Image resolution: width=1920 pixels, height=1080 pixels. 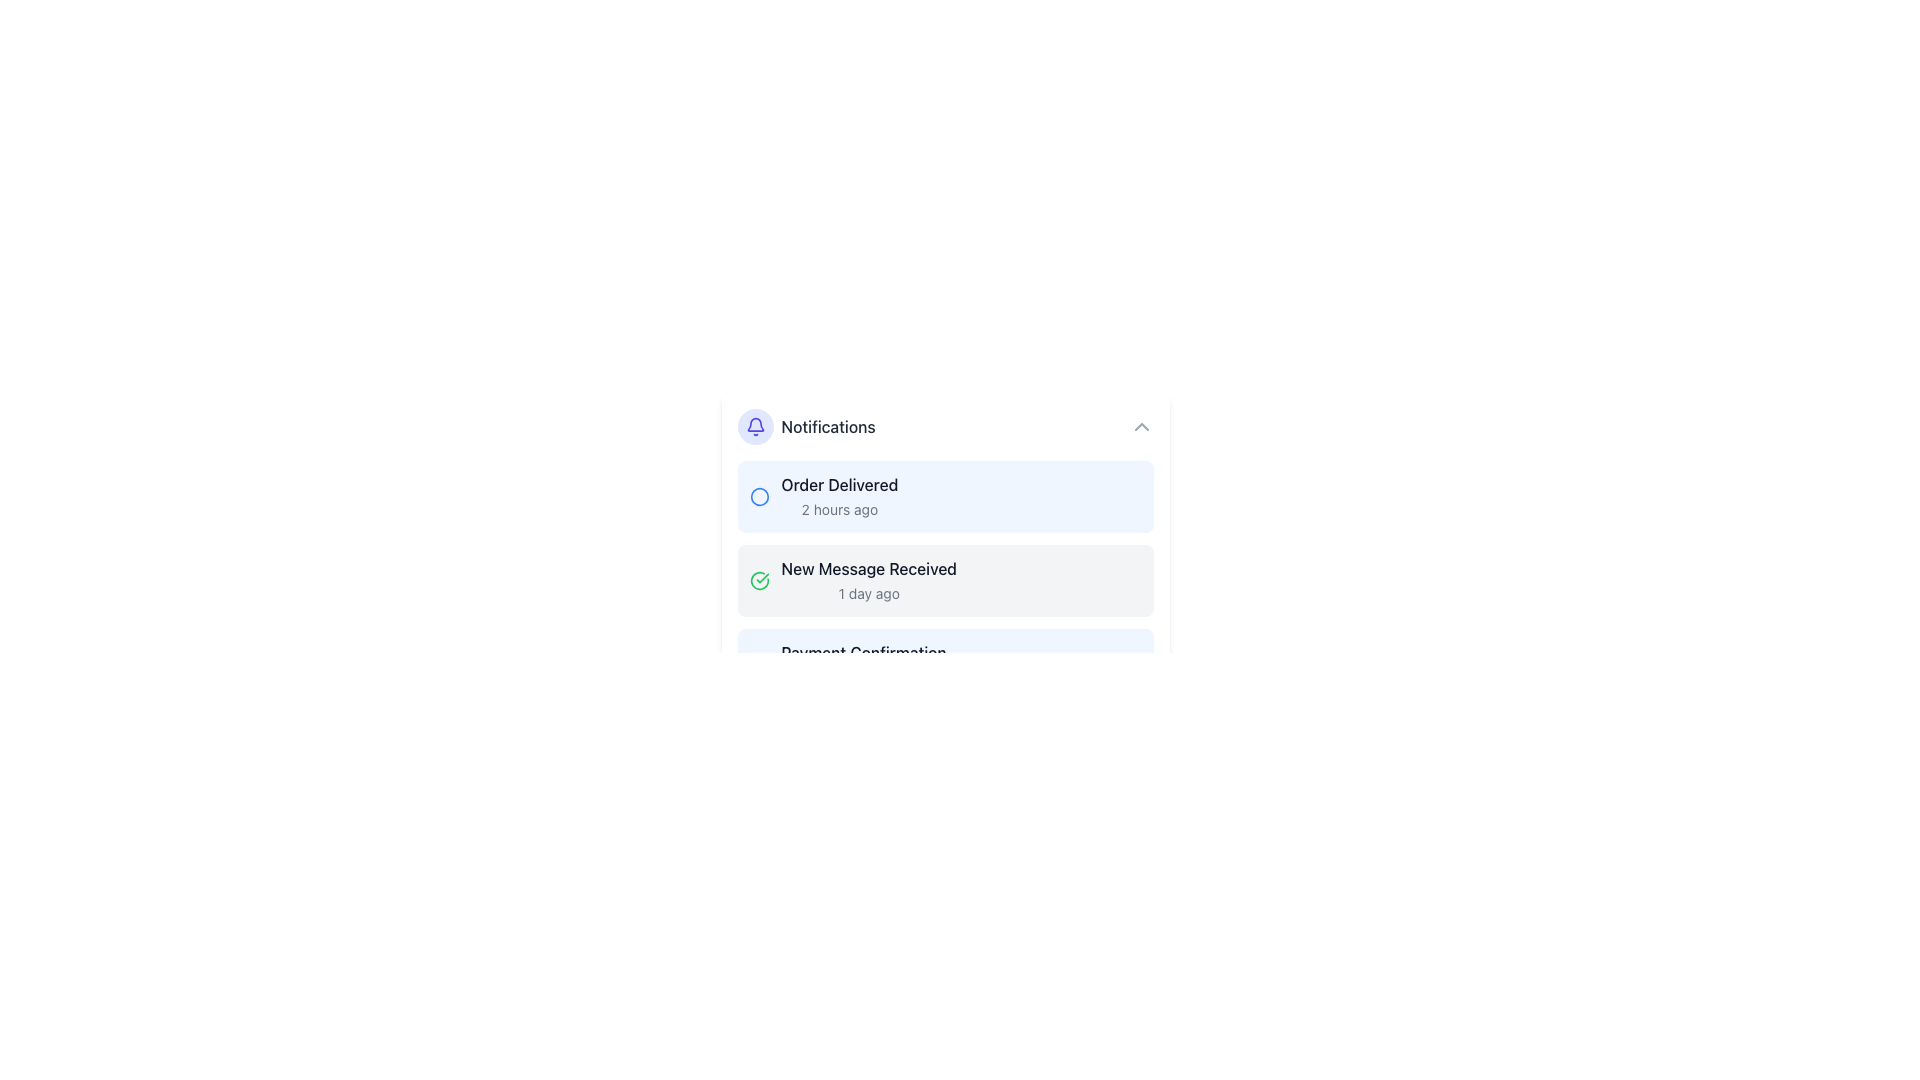 I want to click on contents of the Text Label that serves as the title for the notifications section, positioned immediately to the right of a bell icon, so click(x=828, y=426).